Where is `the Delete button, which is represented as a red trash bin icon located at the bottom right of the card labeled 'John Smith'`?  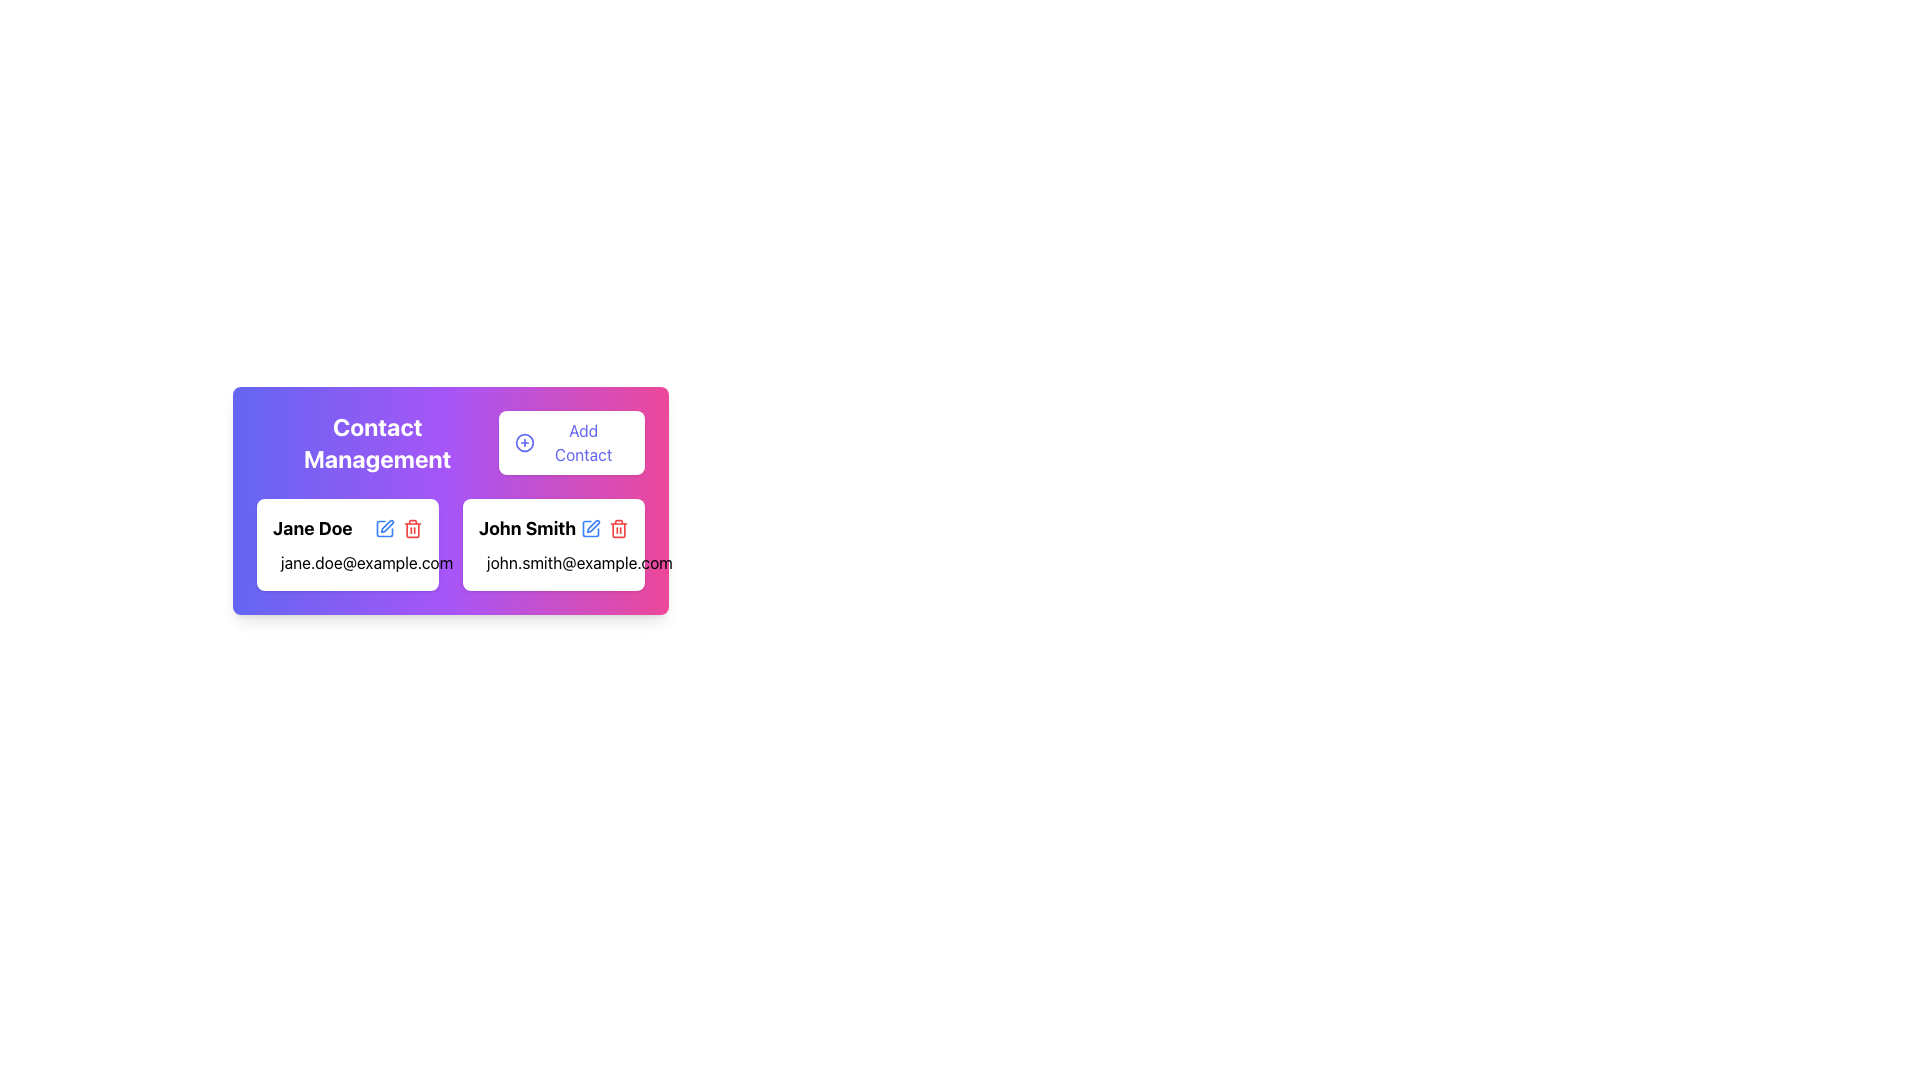 the Delete button, which is represented as a red trash bin icon located at the bottom right of the card labeled 'John Smith' is located at coordinates (411, 527).